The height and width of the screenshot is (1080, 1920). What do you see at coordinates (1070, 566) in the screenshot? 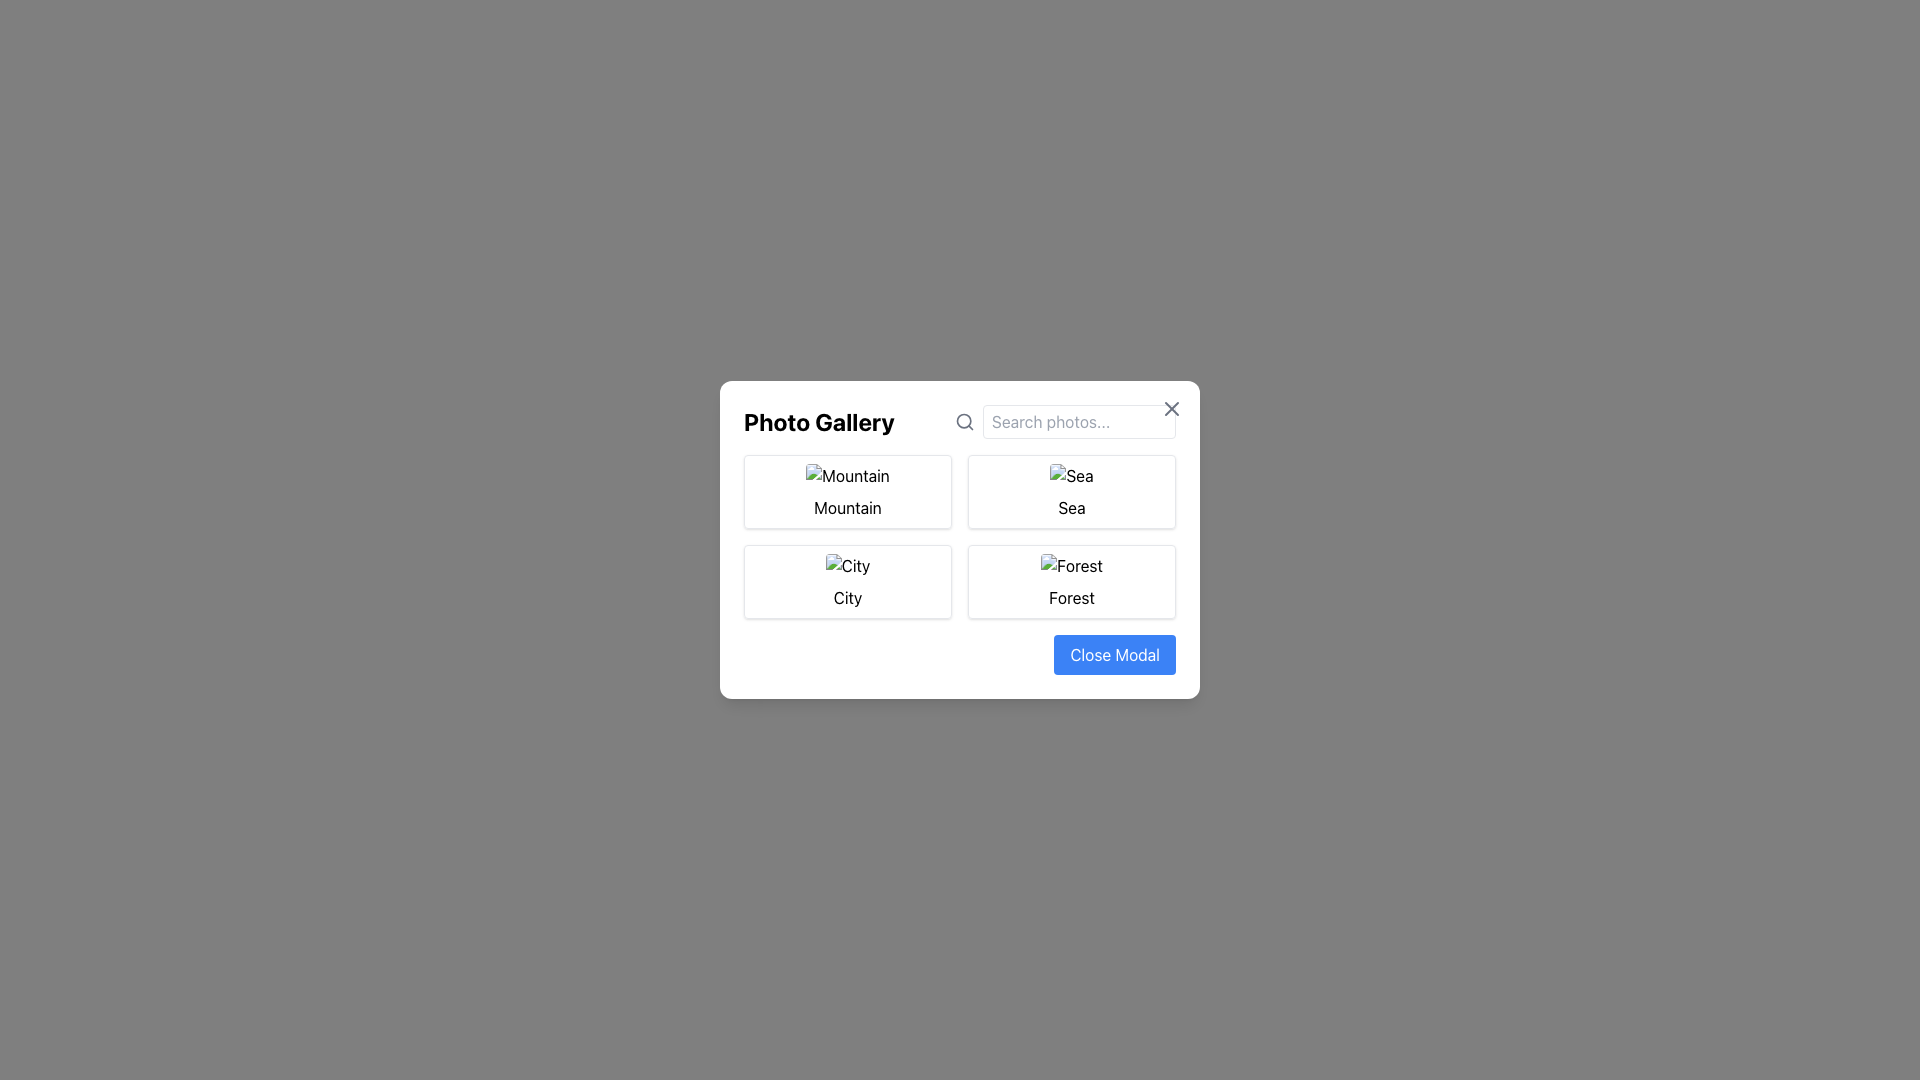
I see `the forest-themed image thumbnail located in the fourth section of the grid layout, beneath the 'Forest' label and to the right of the 'City' area` at bounding box center [1070, 566].